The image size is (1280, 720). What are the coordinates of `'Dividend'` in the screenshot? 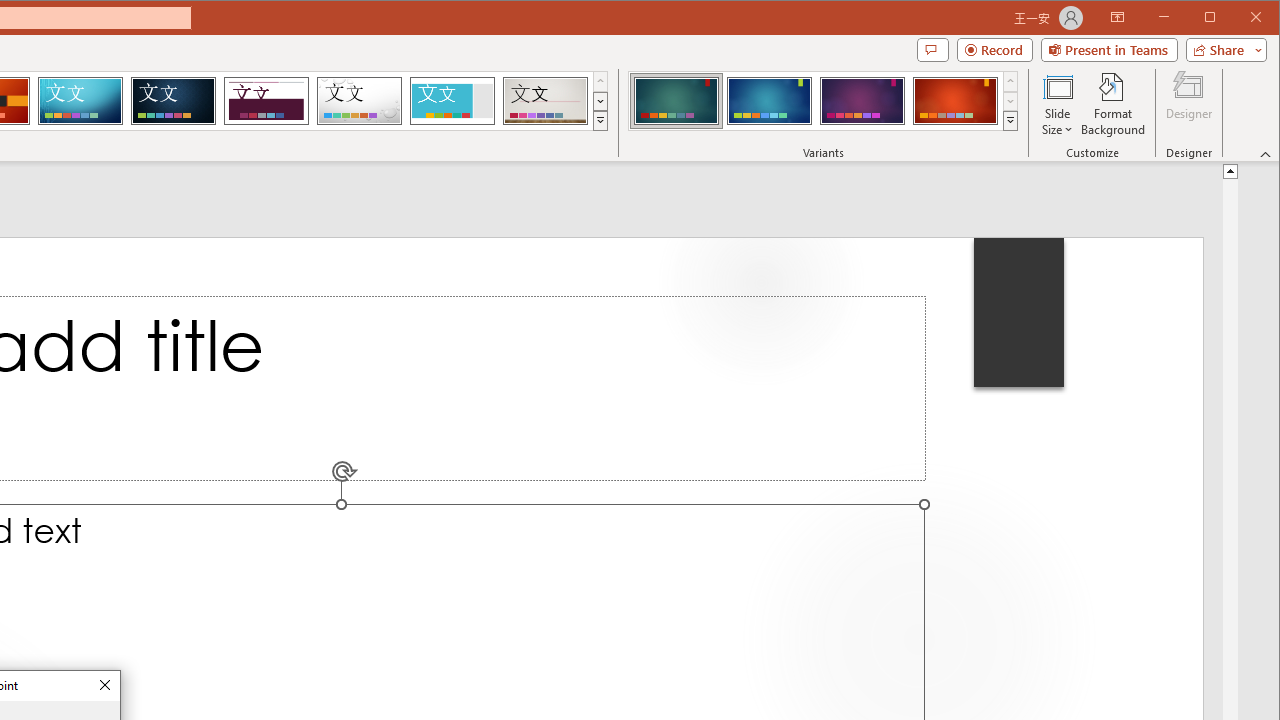 It's located at (265, 100).